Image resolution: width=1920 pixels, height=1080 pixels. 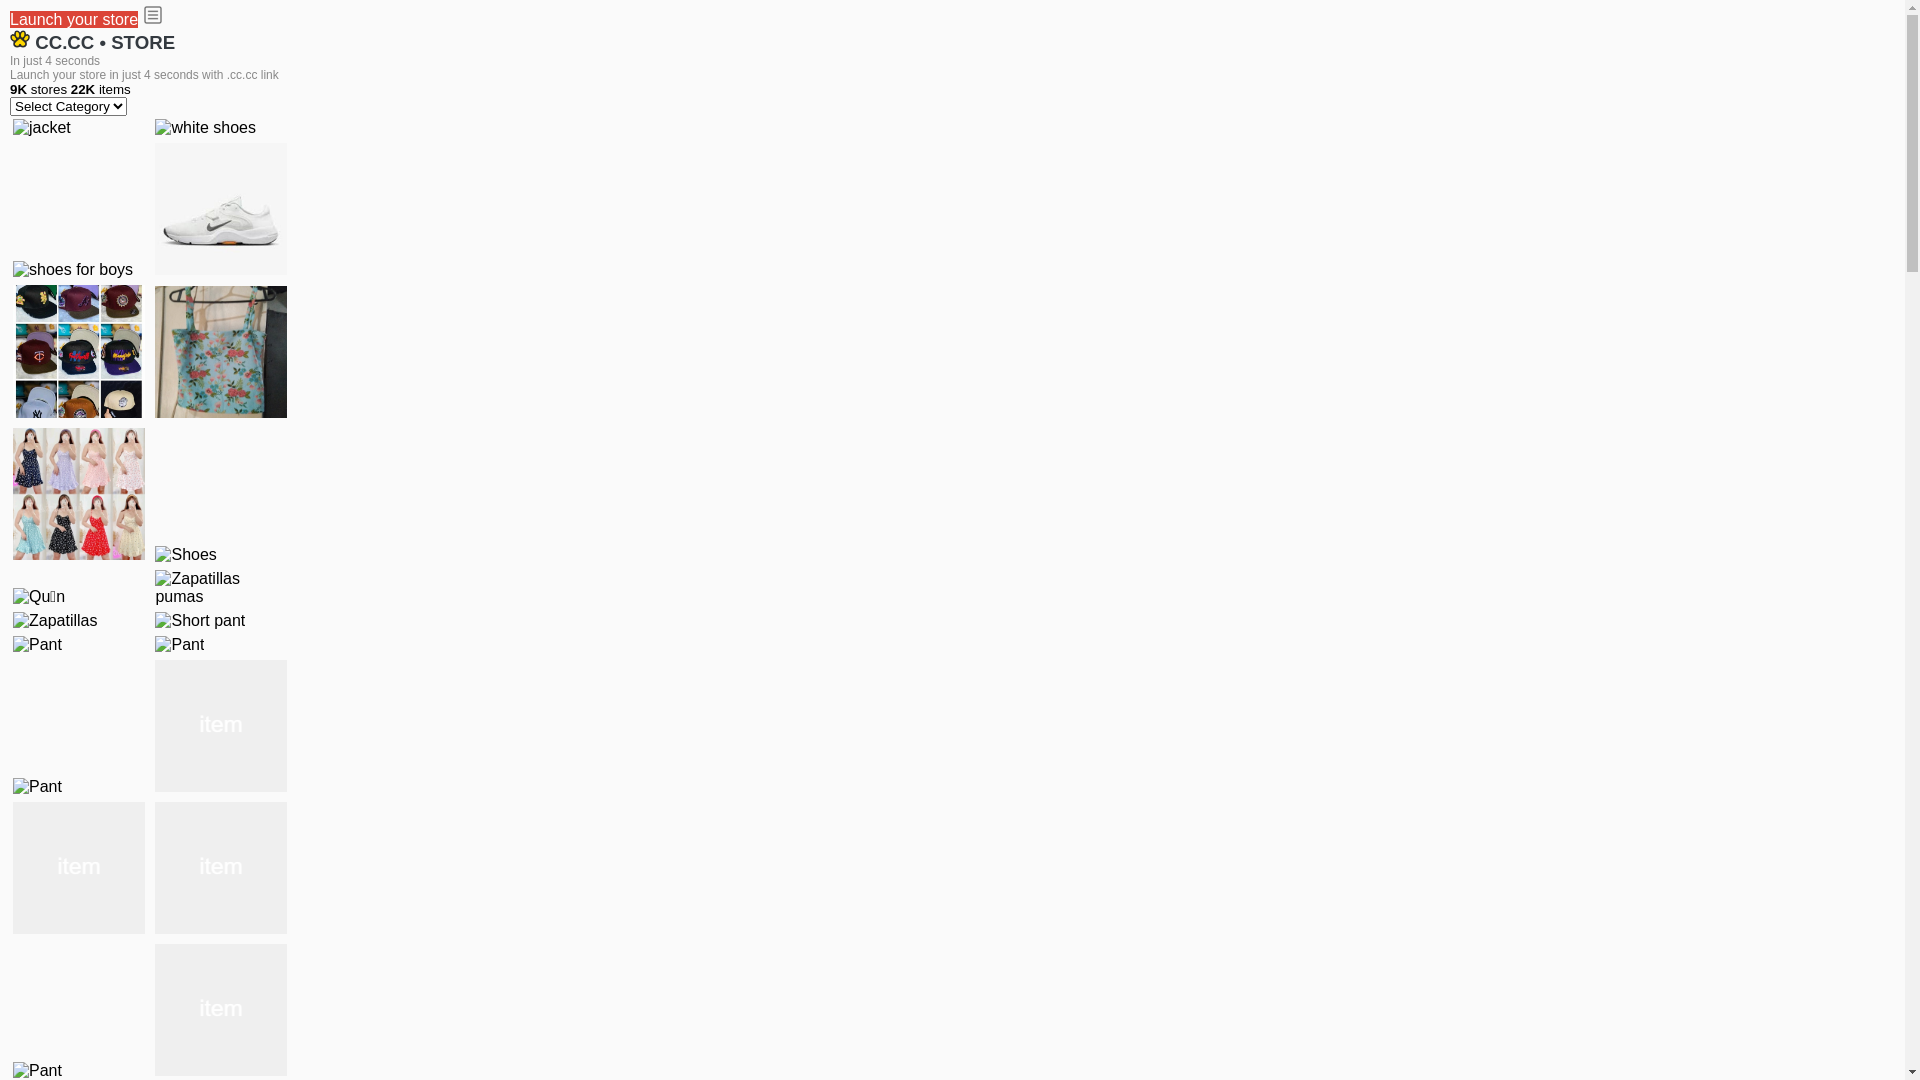 I want to click on 'Pant', so click(x=220, y=866).